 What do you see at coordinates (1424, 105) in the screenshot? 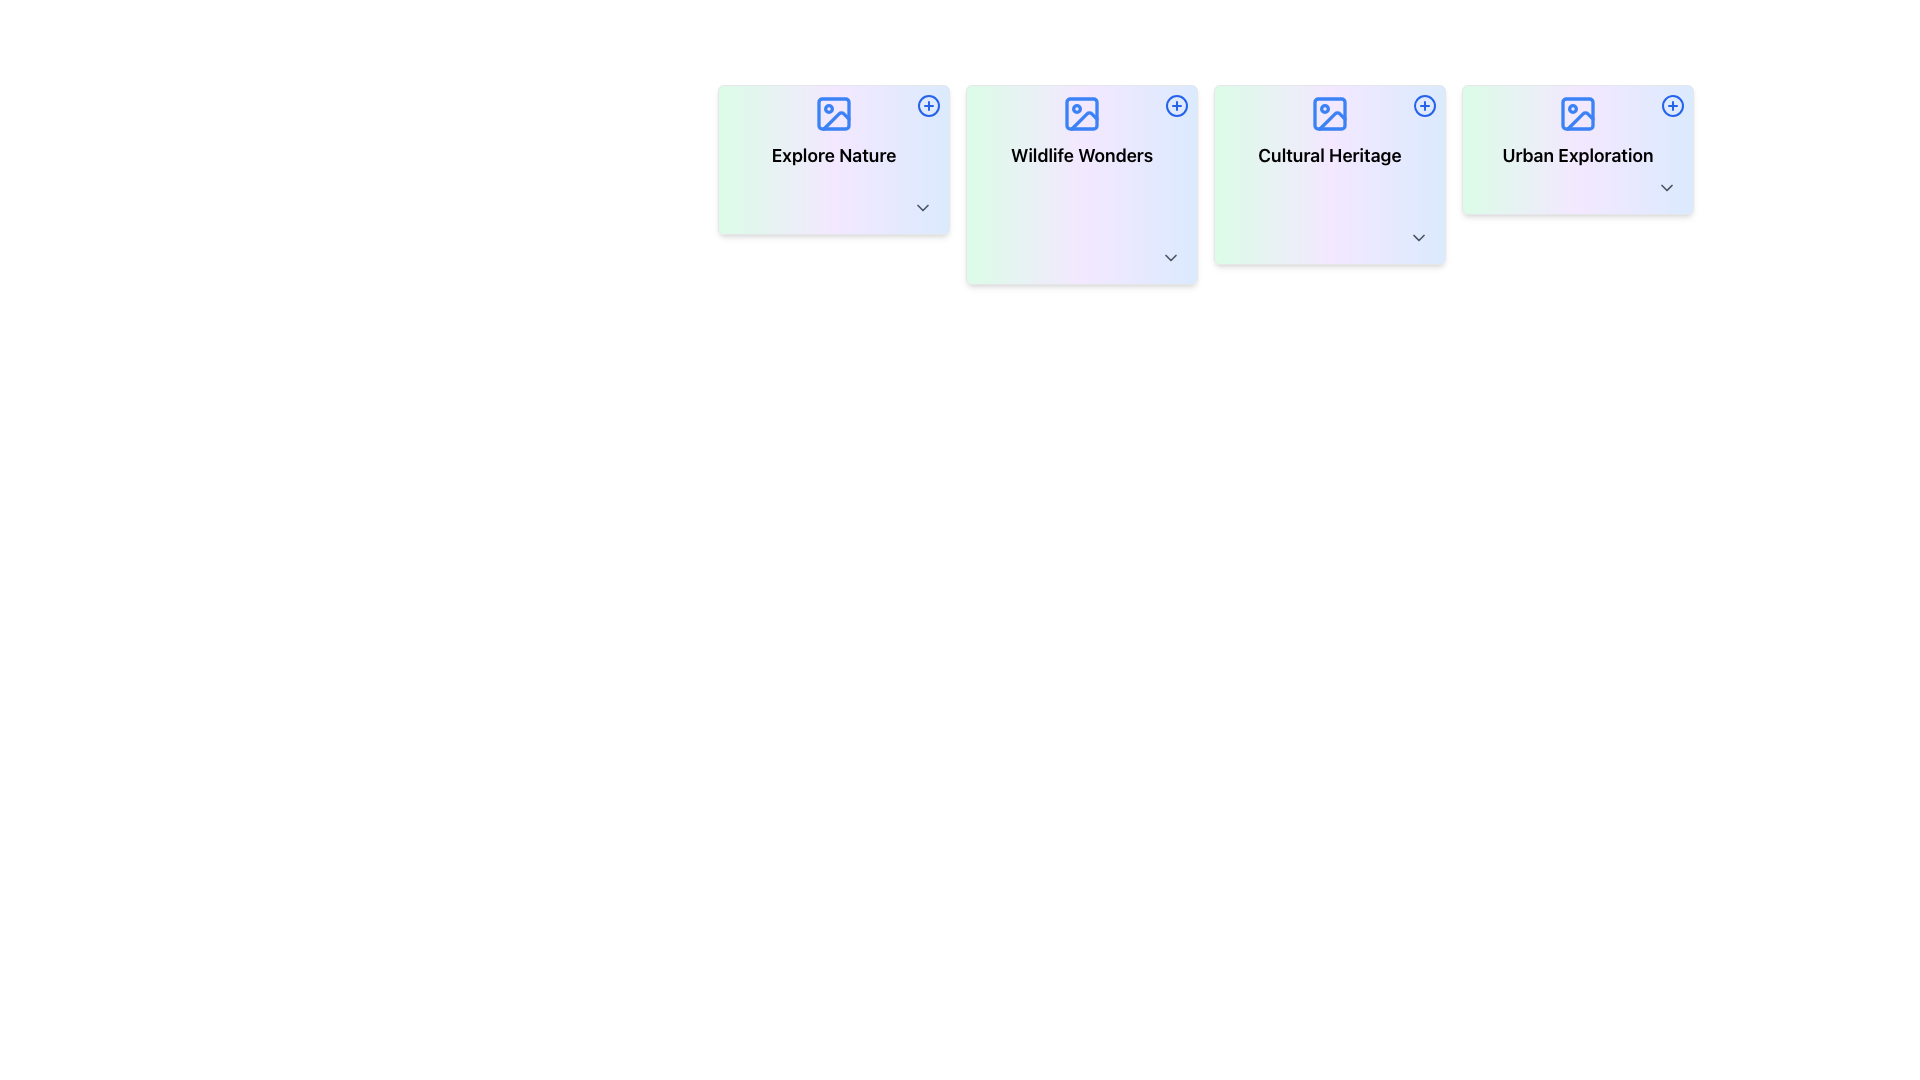
I see `the button located at the top-right corner of the 'Cultural Heritage' card` at bounding box center [1424, 105].